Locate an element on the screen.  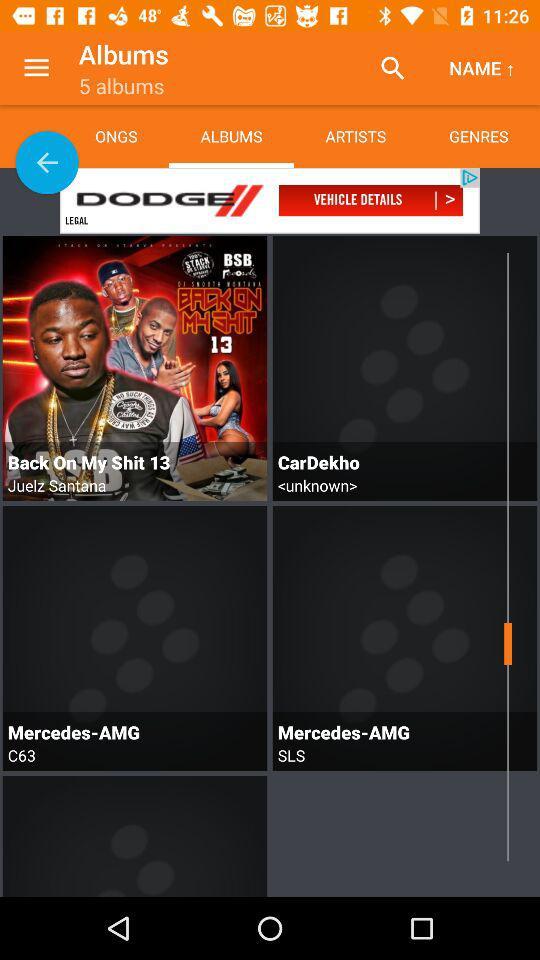
the arrow_backward icon is located at coordinates (47, 161).